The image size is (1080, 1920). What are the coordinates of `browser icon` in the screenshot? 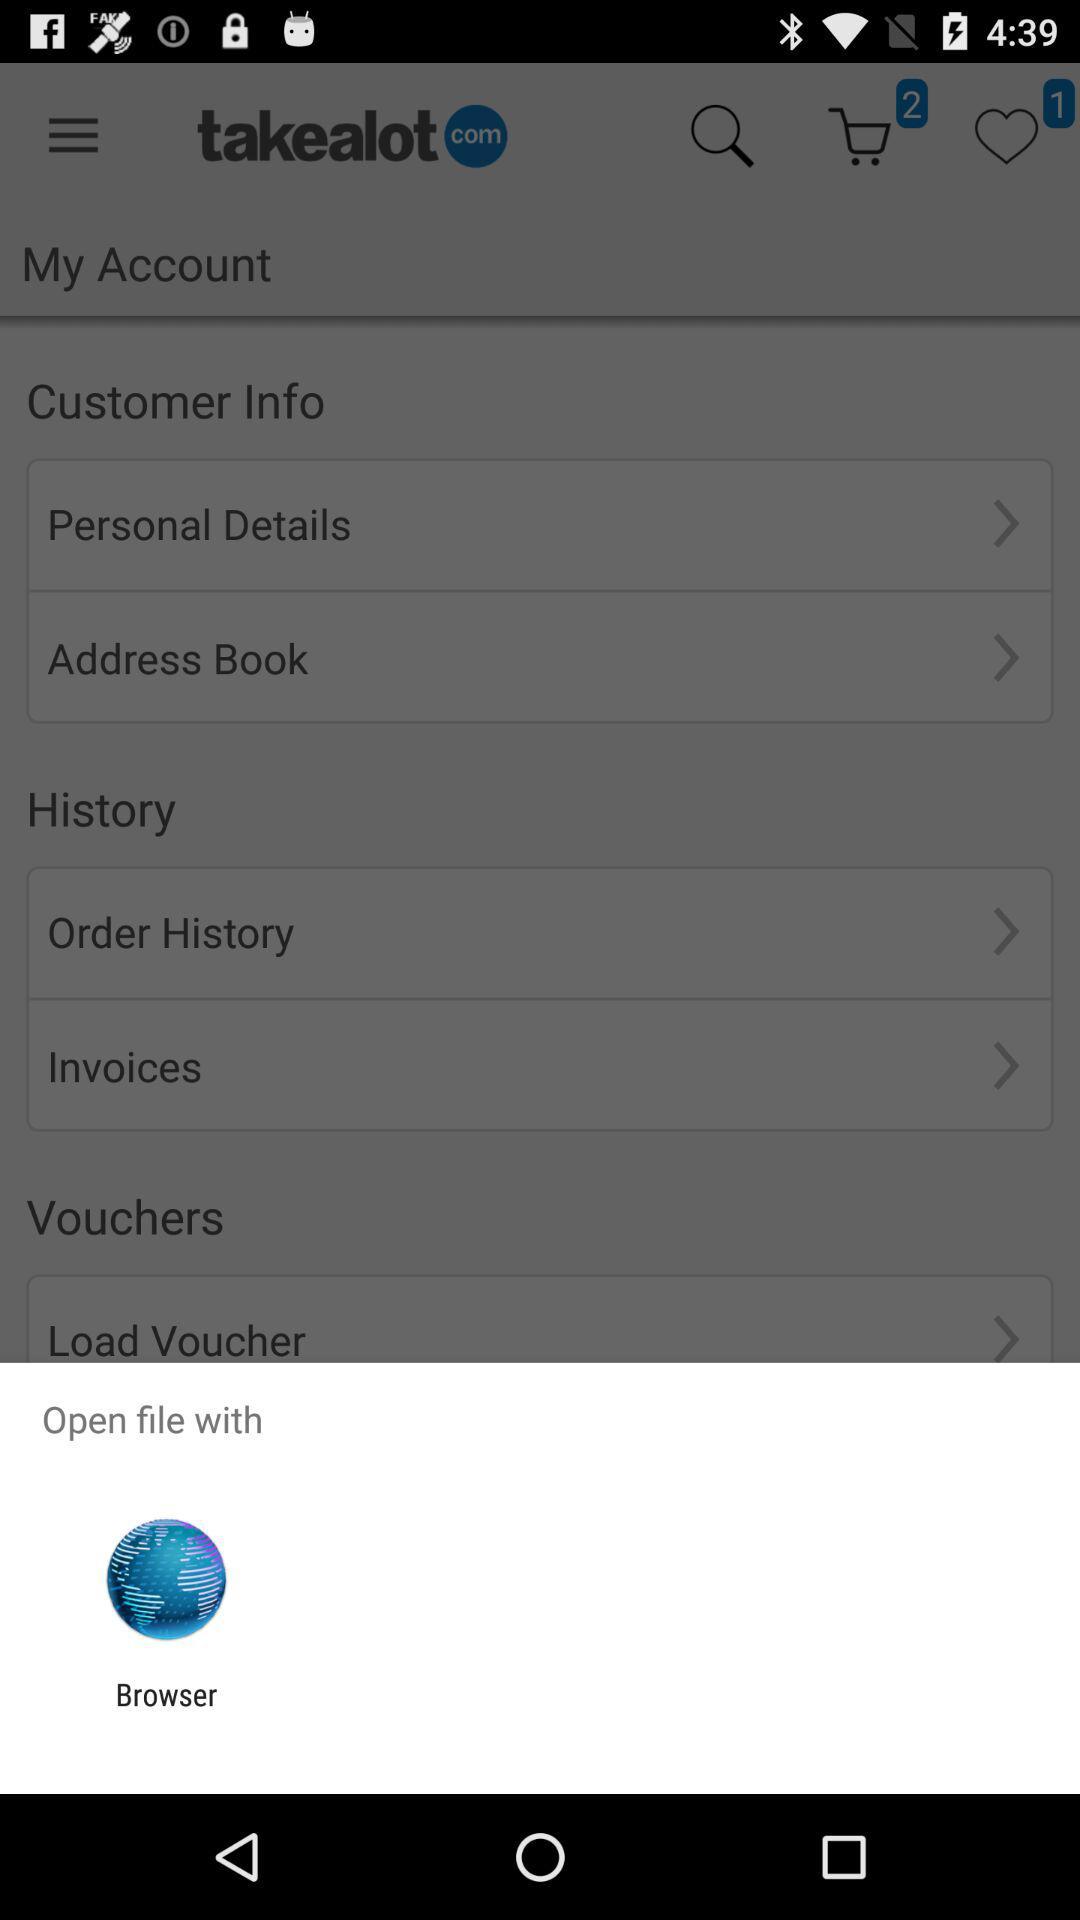 It's located at (165, 1711).